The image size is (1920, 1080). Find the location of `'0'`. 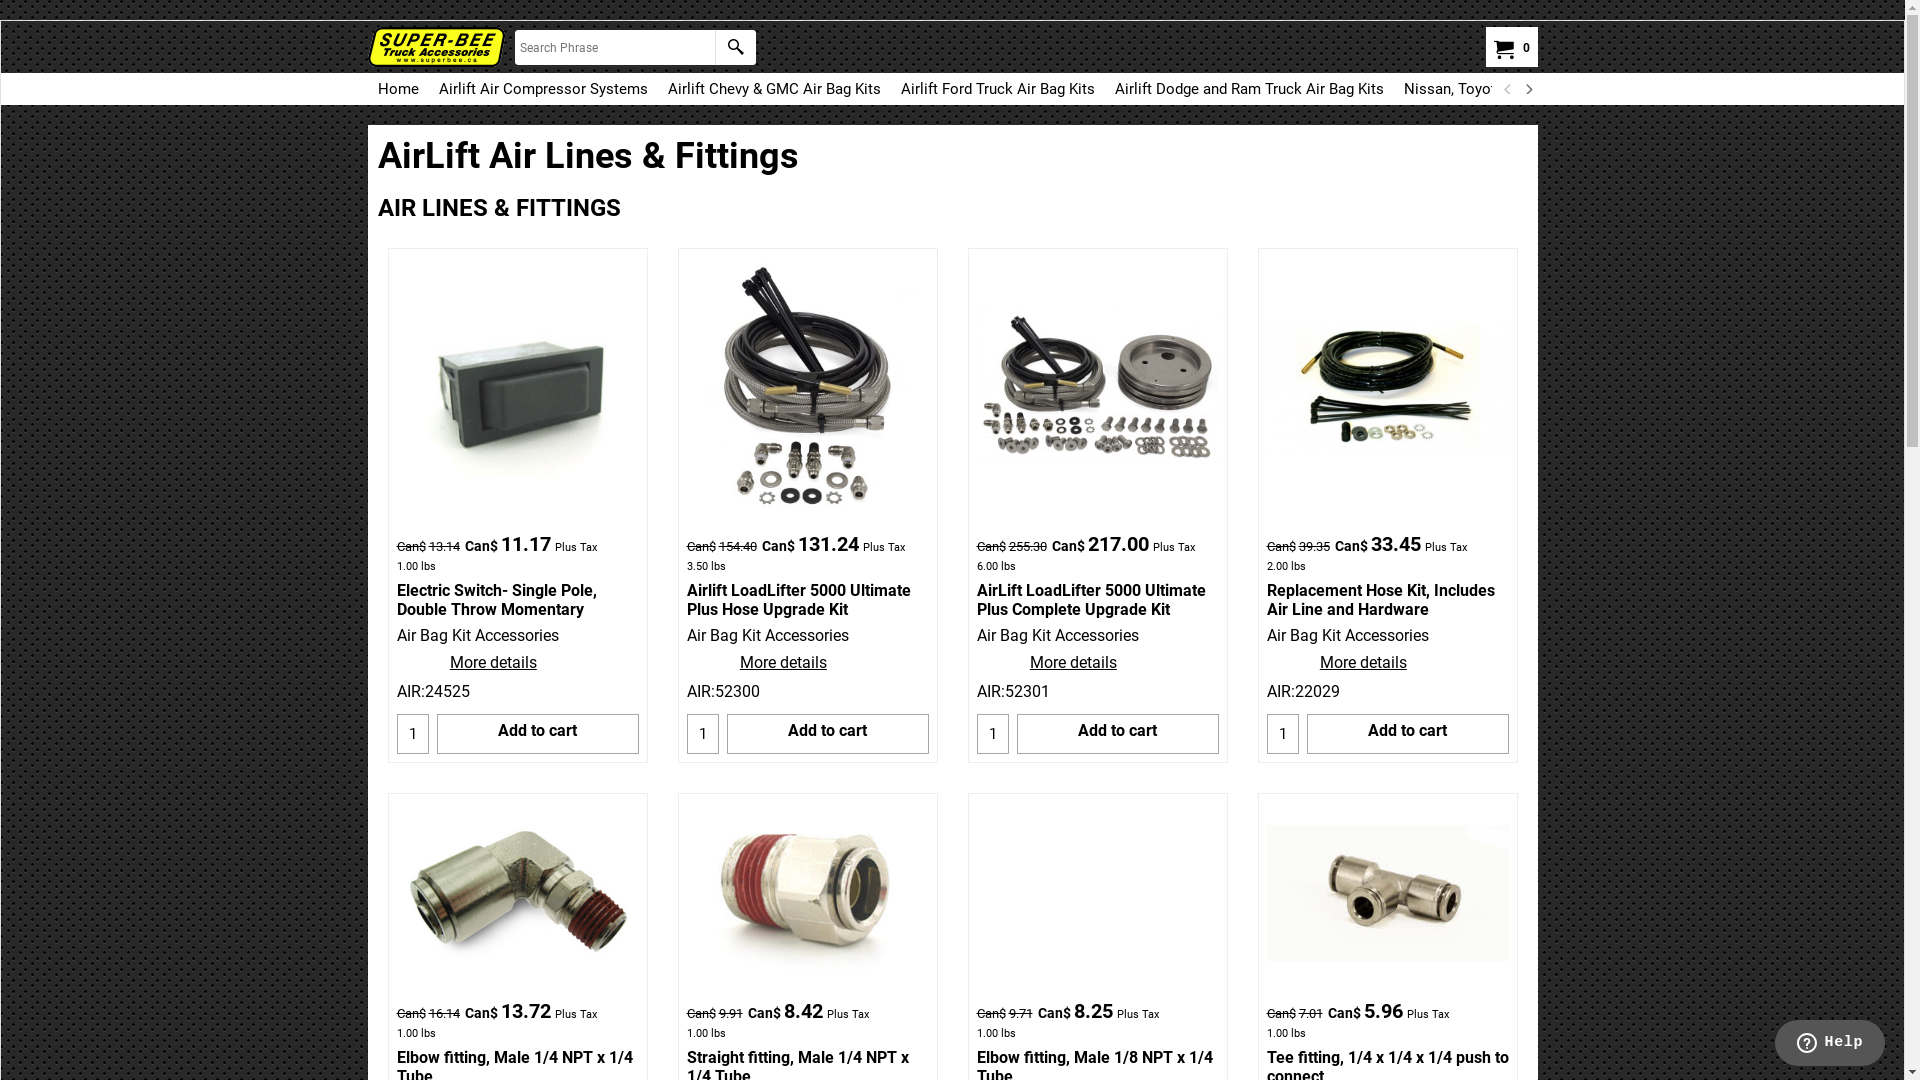

'0' is located at coordinates (1508, 48).